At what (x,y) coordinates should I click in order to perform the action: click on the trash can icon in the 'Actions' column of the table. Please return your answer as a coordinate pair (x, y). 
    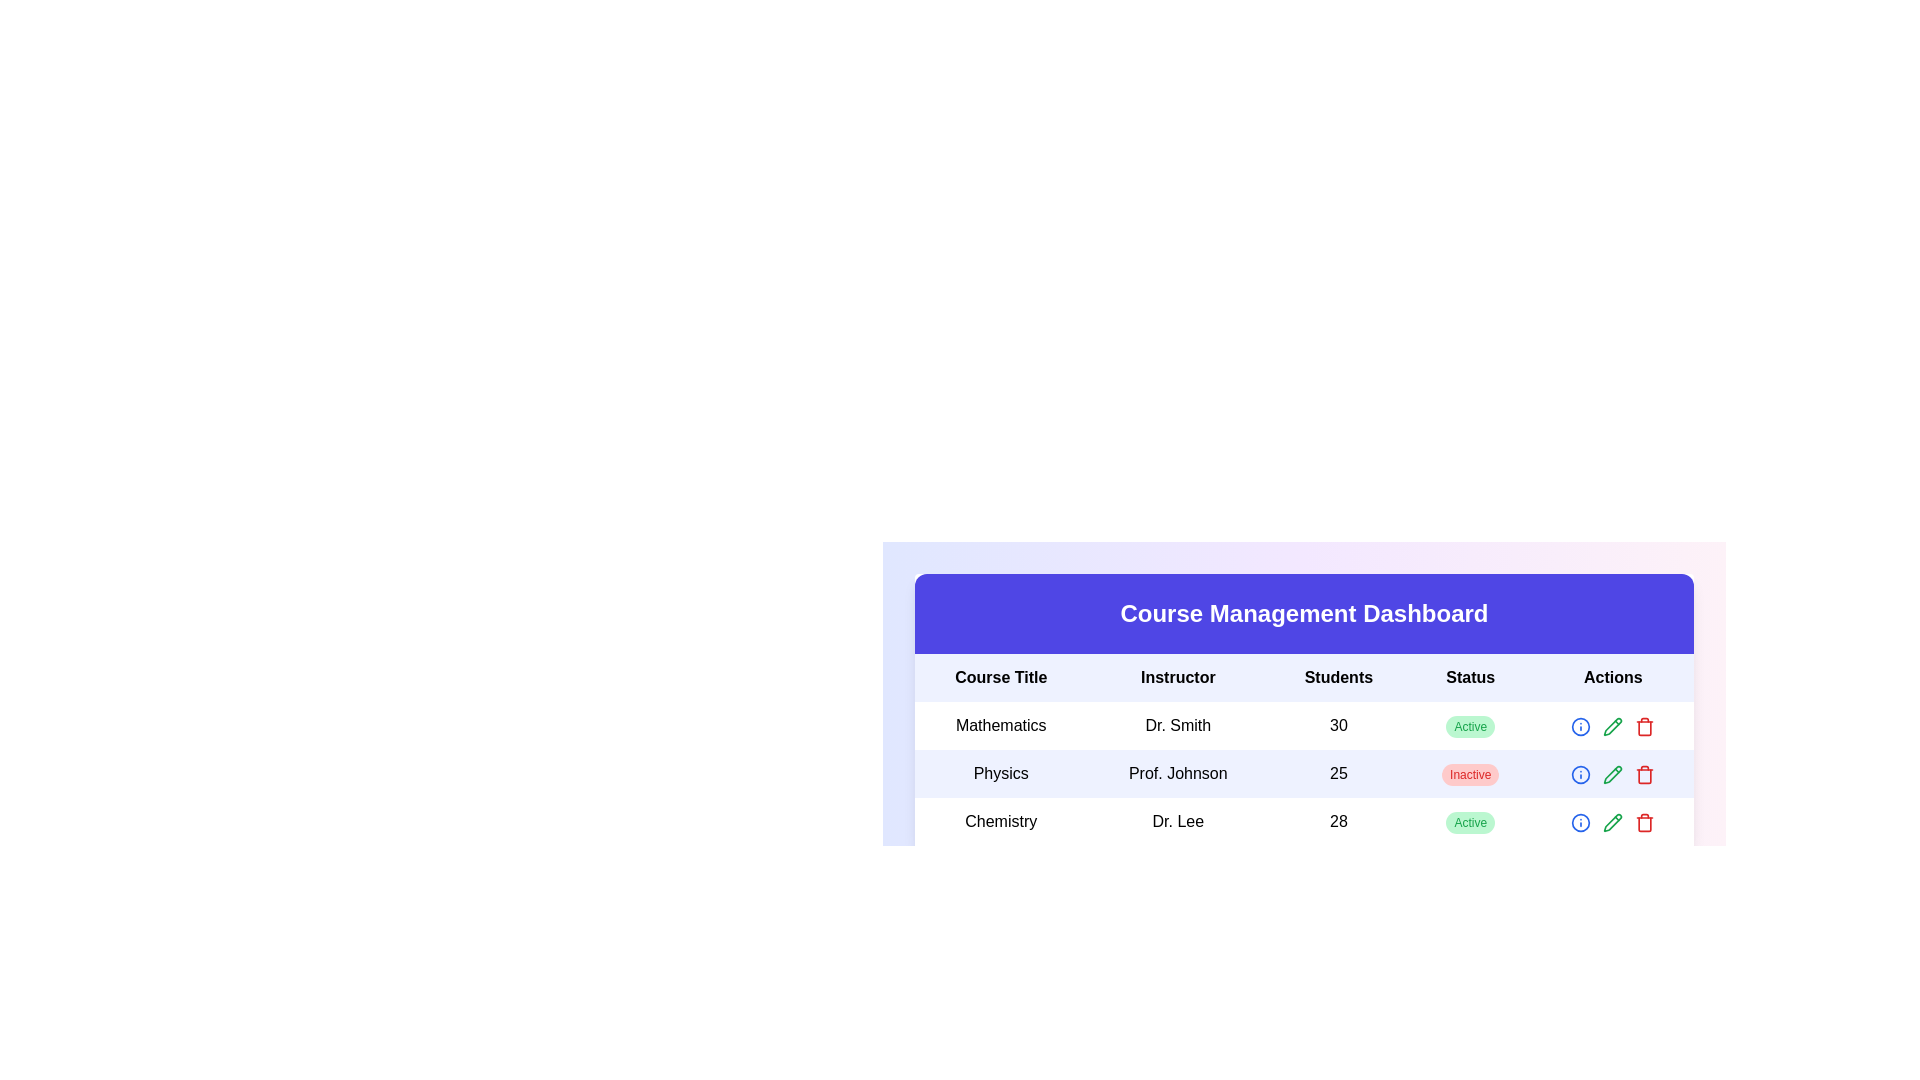
    Looking at the image, I should click on (1645, 822).